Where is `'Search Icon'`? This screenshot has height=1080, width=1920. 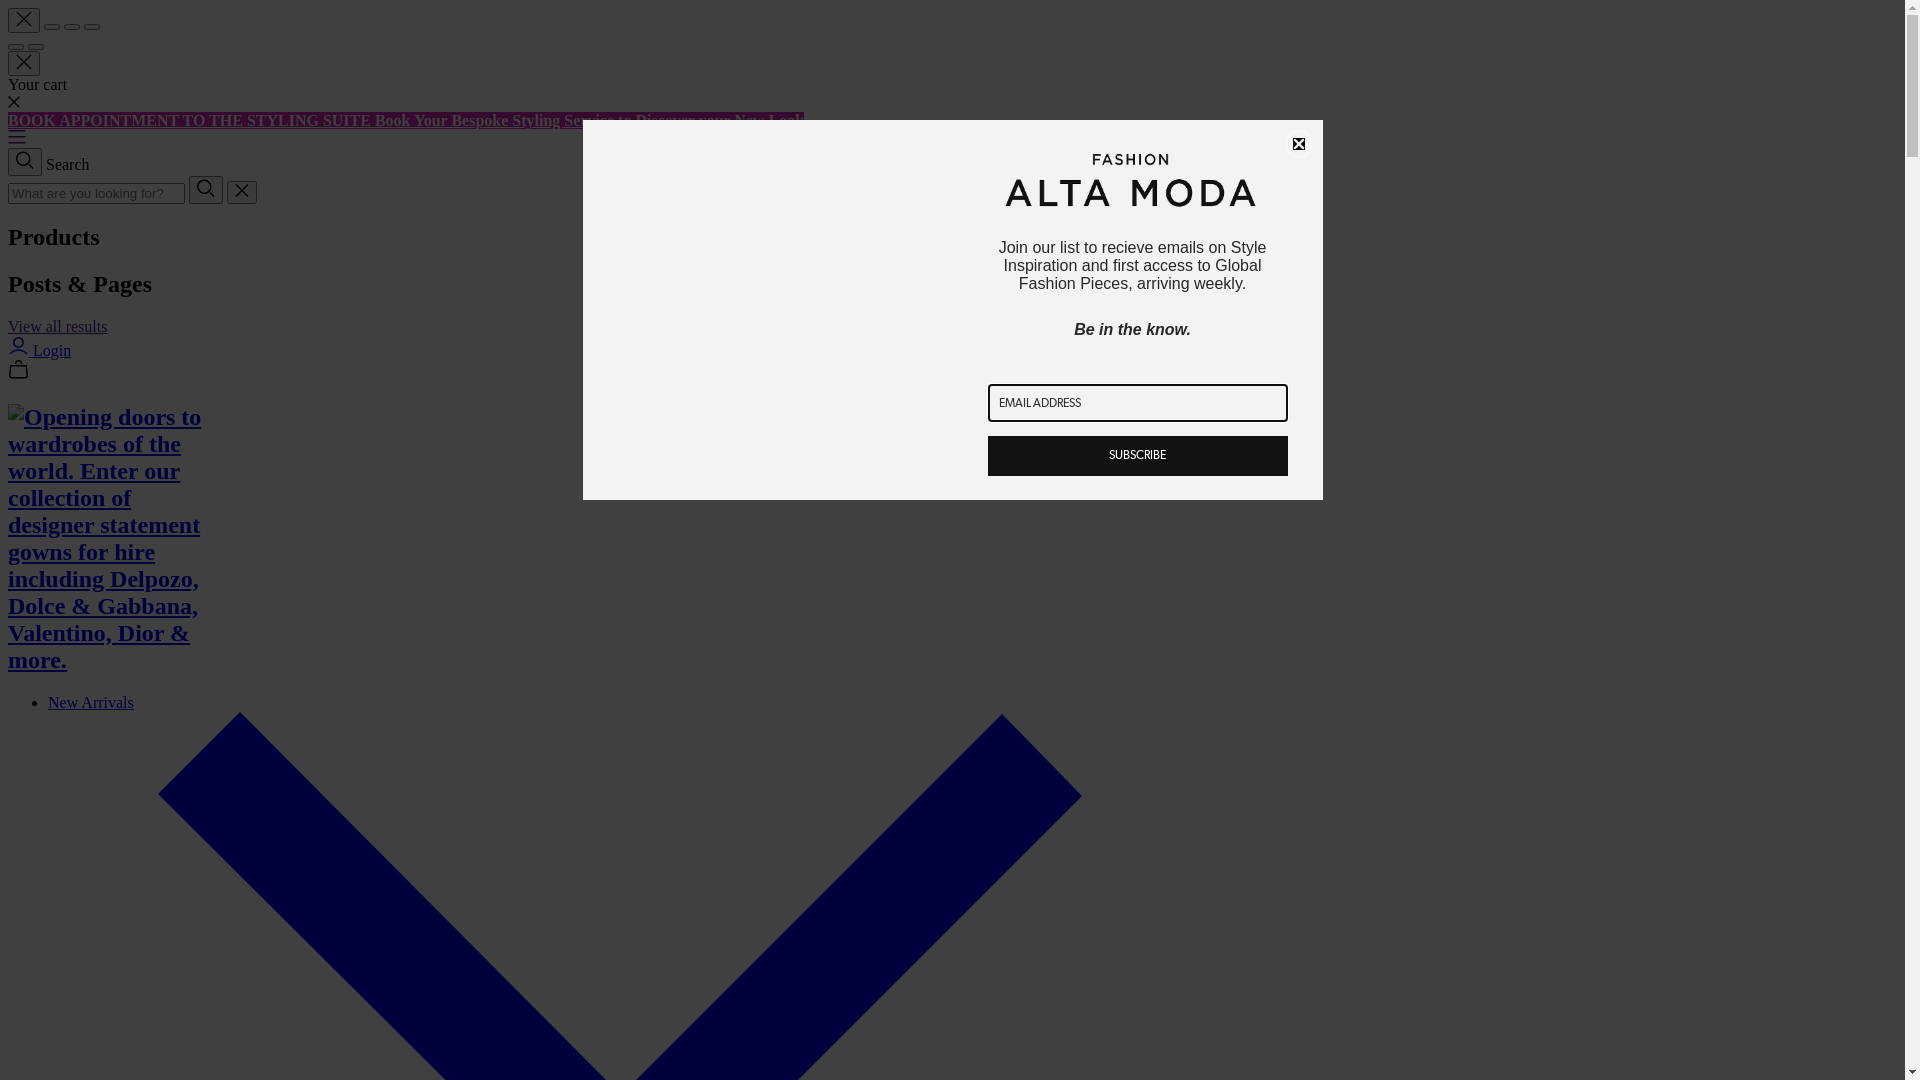 'Search Icon' is located at coordinates (188, 189).